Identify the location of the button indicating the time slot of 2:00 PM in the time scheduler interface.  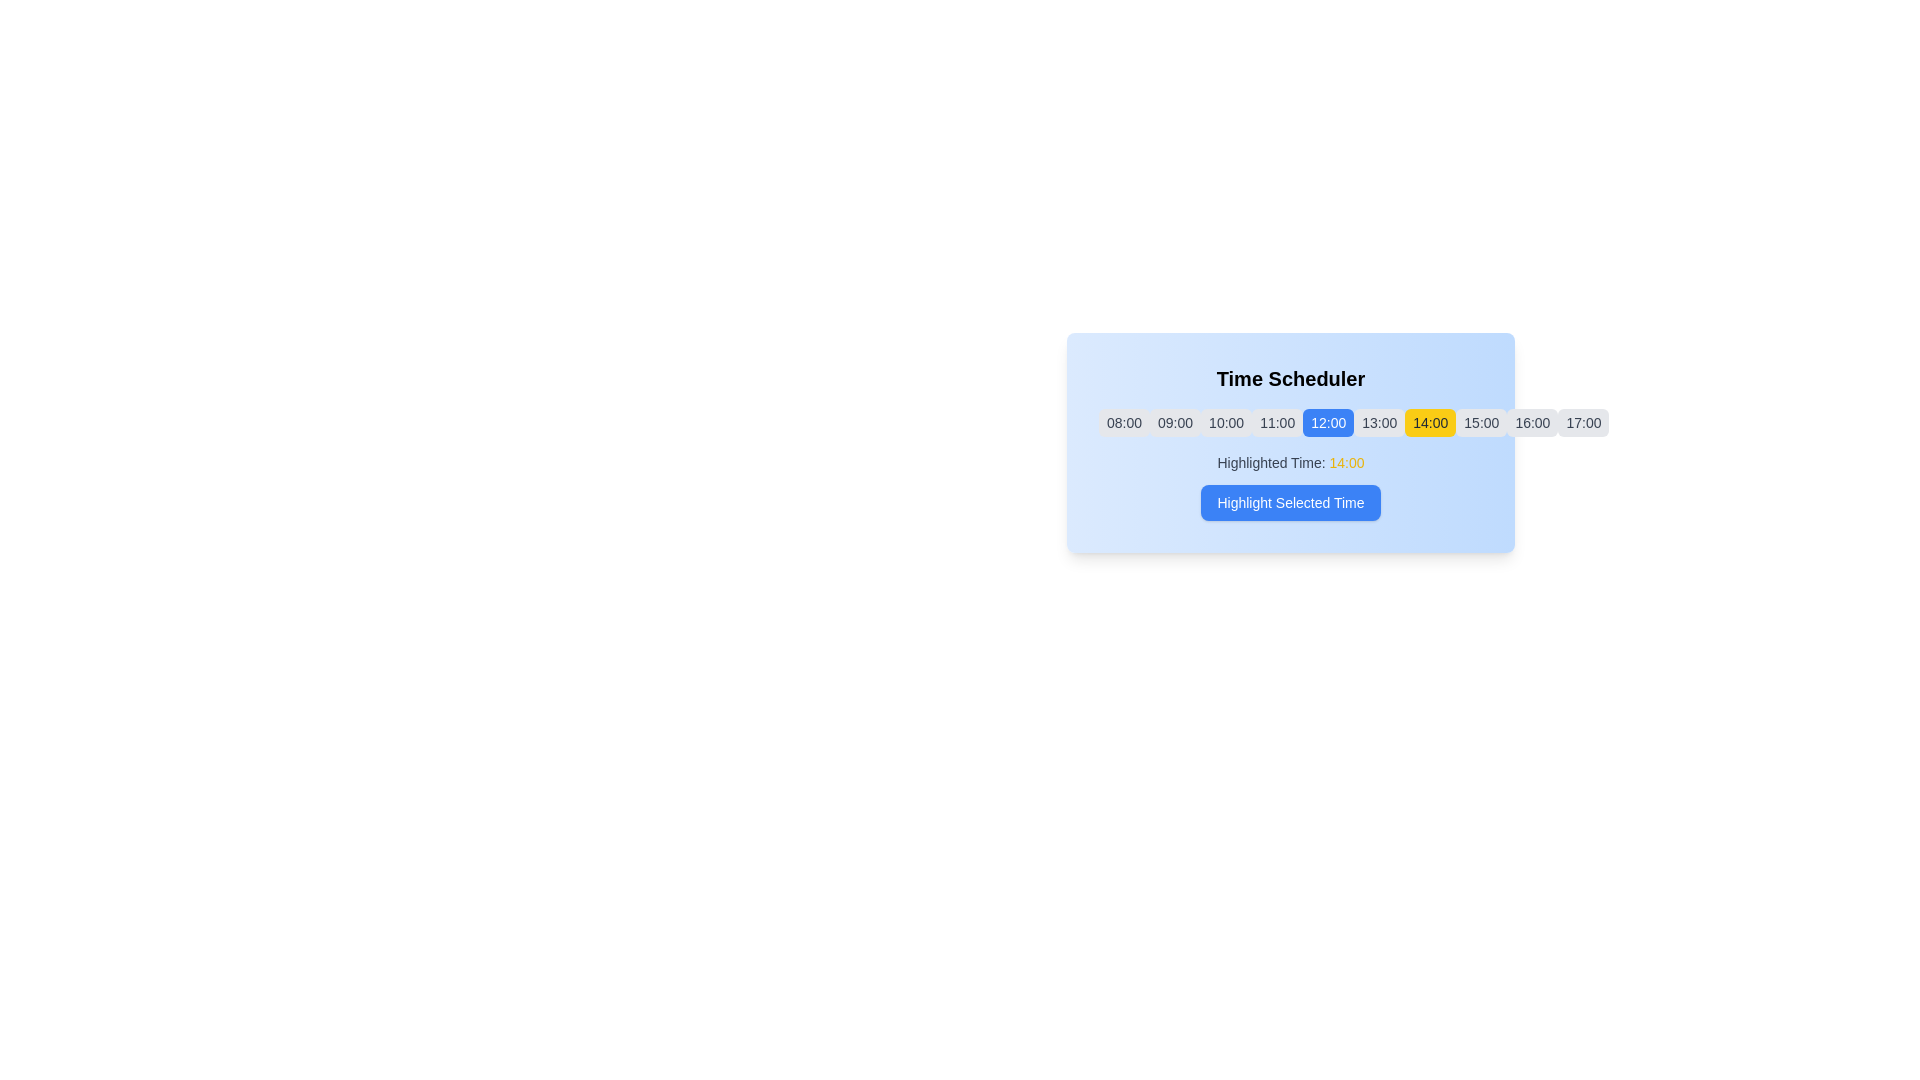
(1429, 422).